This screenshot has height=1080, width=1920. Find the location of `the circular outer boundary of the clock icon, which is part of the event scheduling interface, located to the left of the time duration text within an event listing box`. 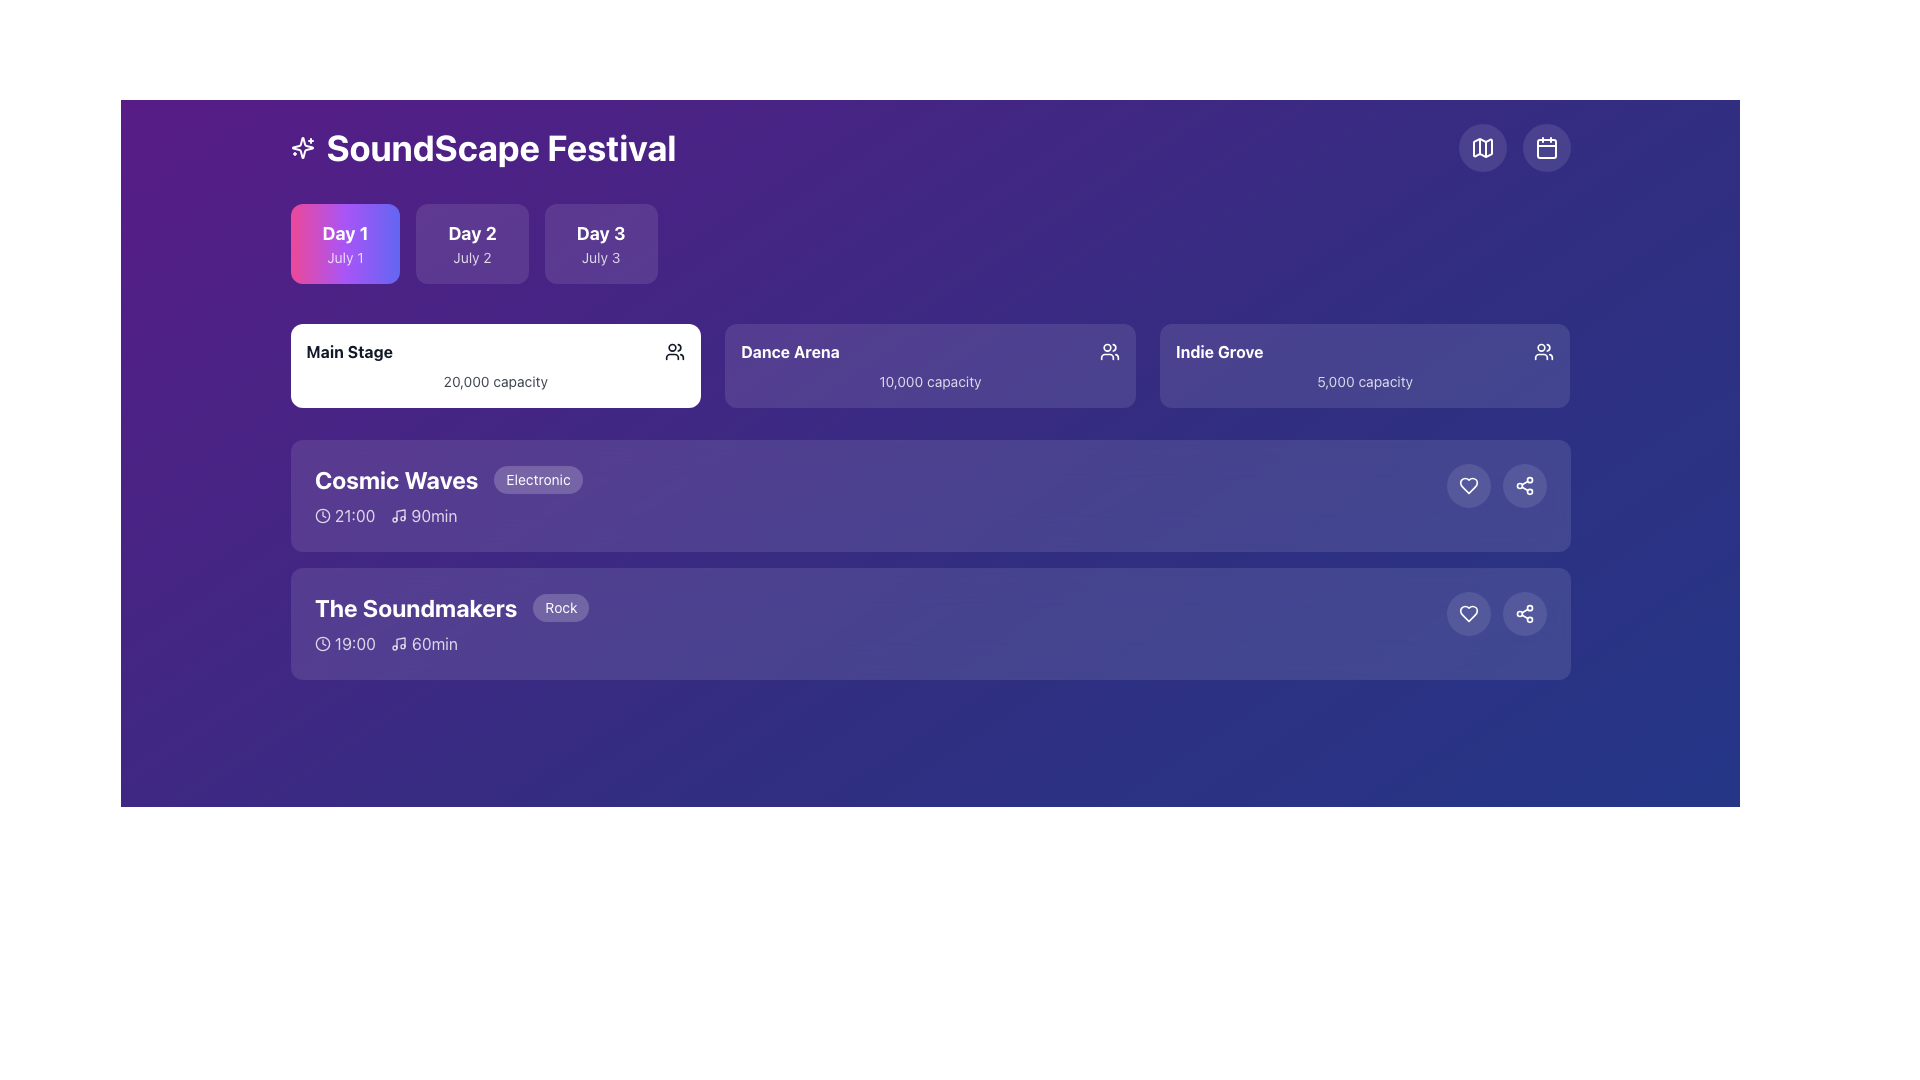

the circular outer boundary of the clock icon, which is part of the event scheduling interface, located to the left of the time duration text within an event listing box is located at coordinates (322, 515).